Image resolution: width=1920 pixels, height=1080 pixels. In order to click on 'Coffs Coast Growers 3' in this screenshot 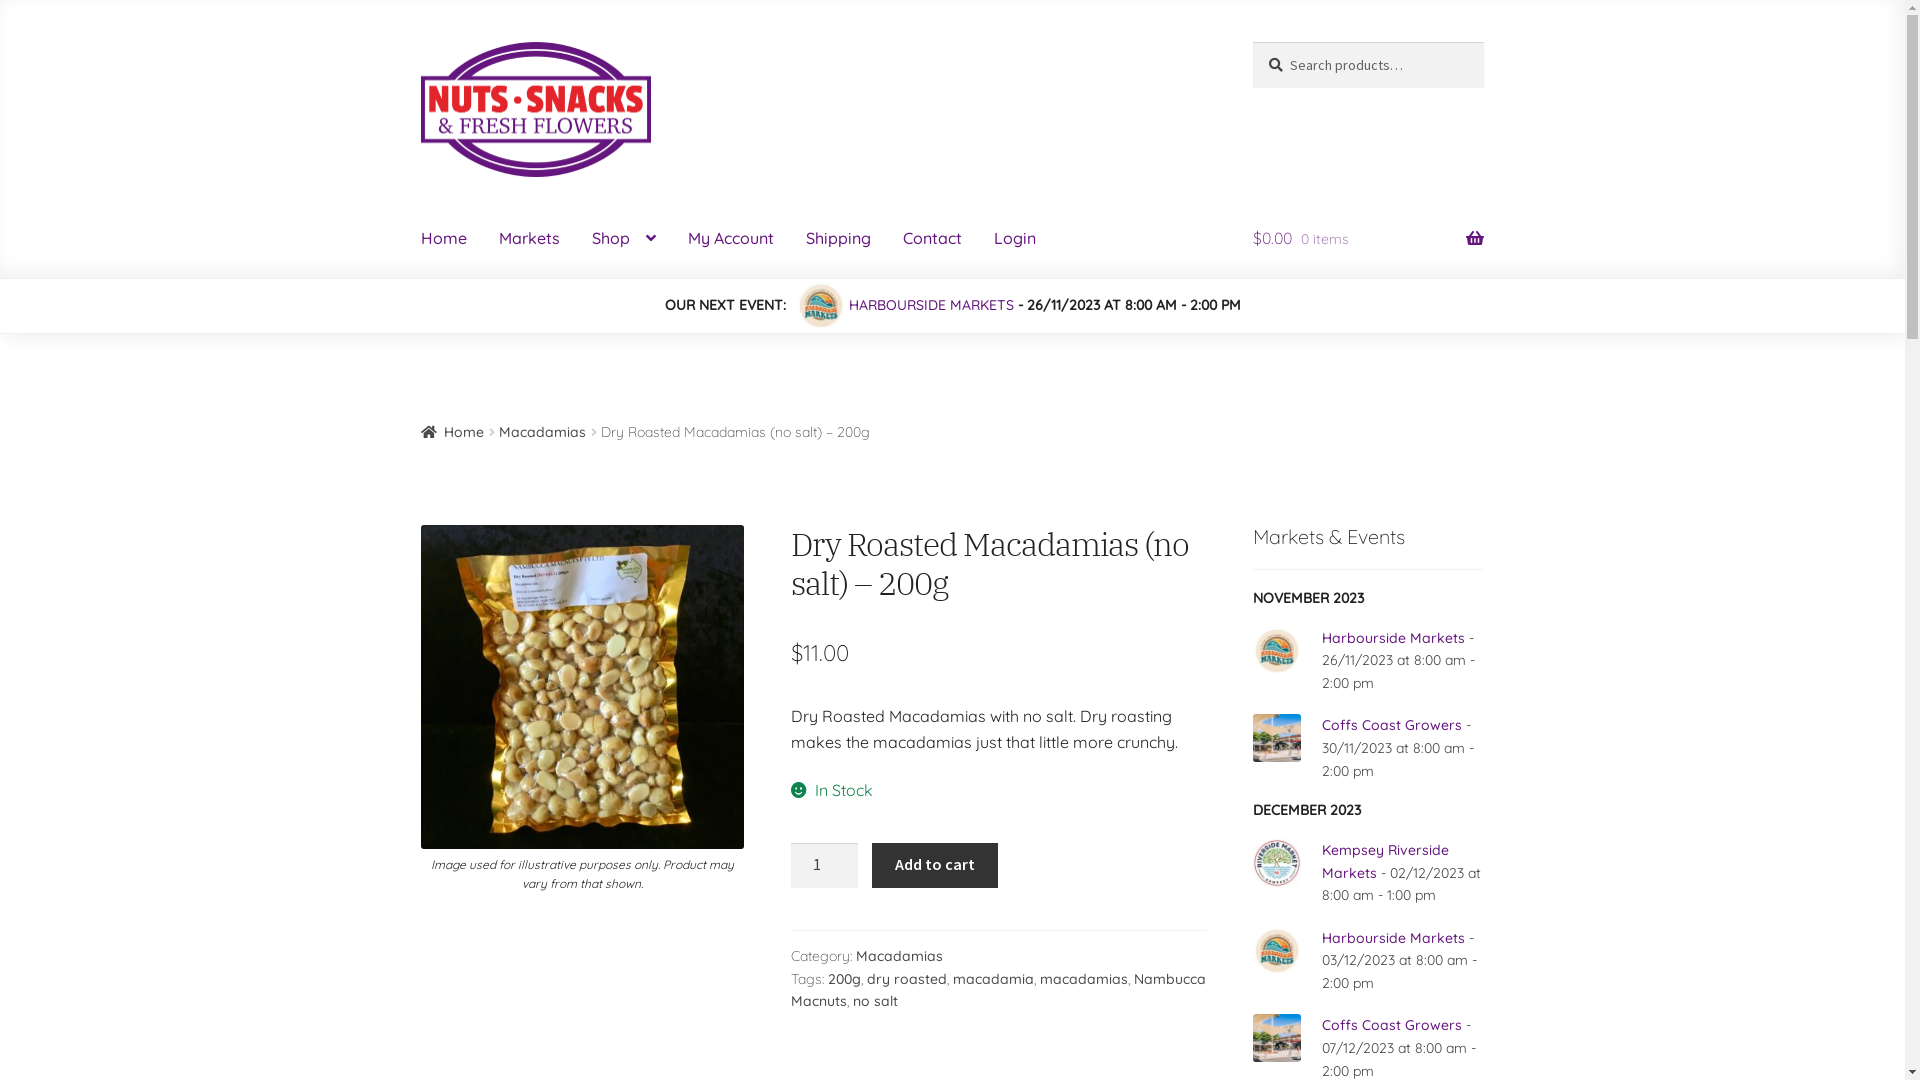, I will do `click(1275, 737)`.